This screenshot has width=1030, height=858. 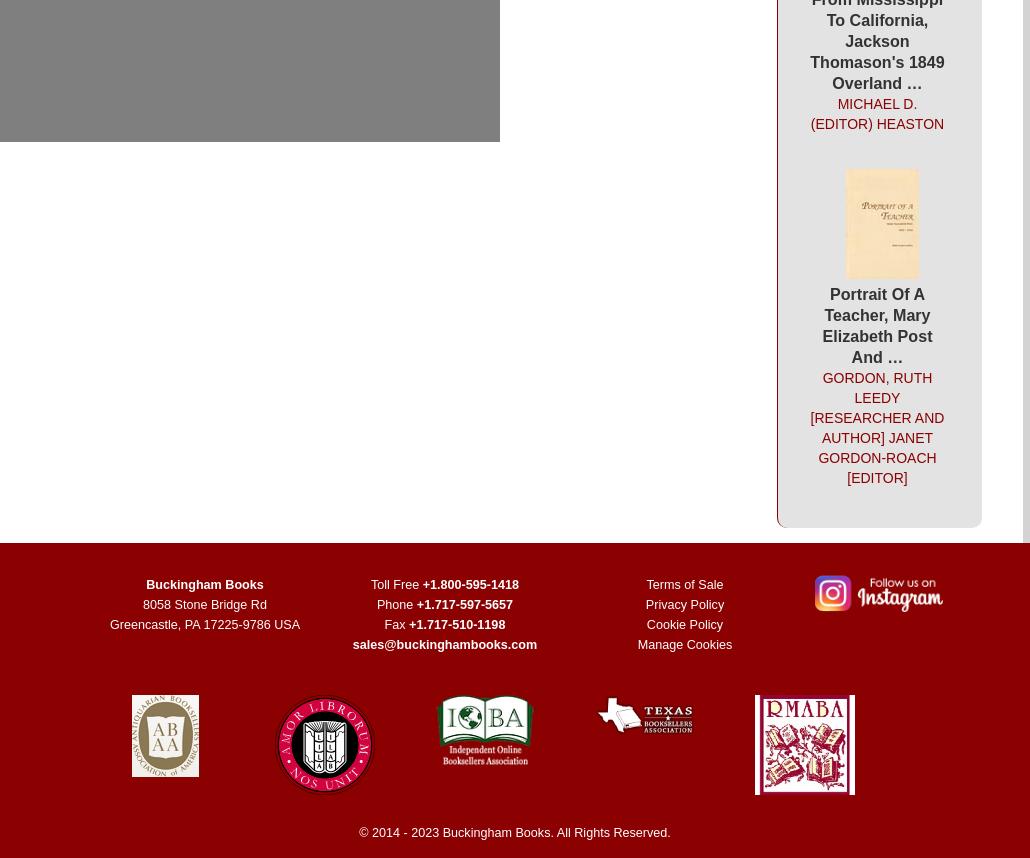 What do you see at coordinates (683, 604) in the screenshot?
I see `'Privacy Policy'` at bounding box center [683, 604].